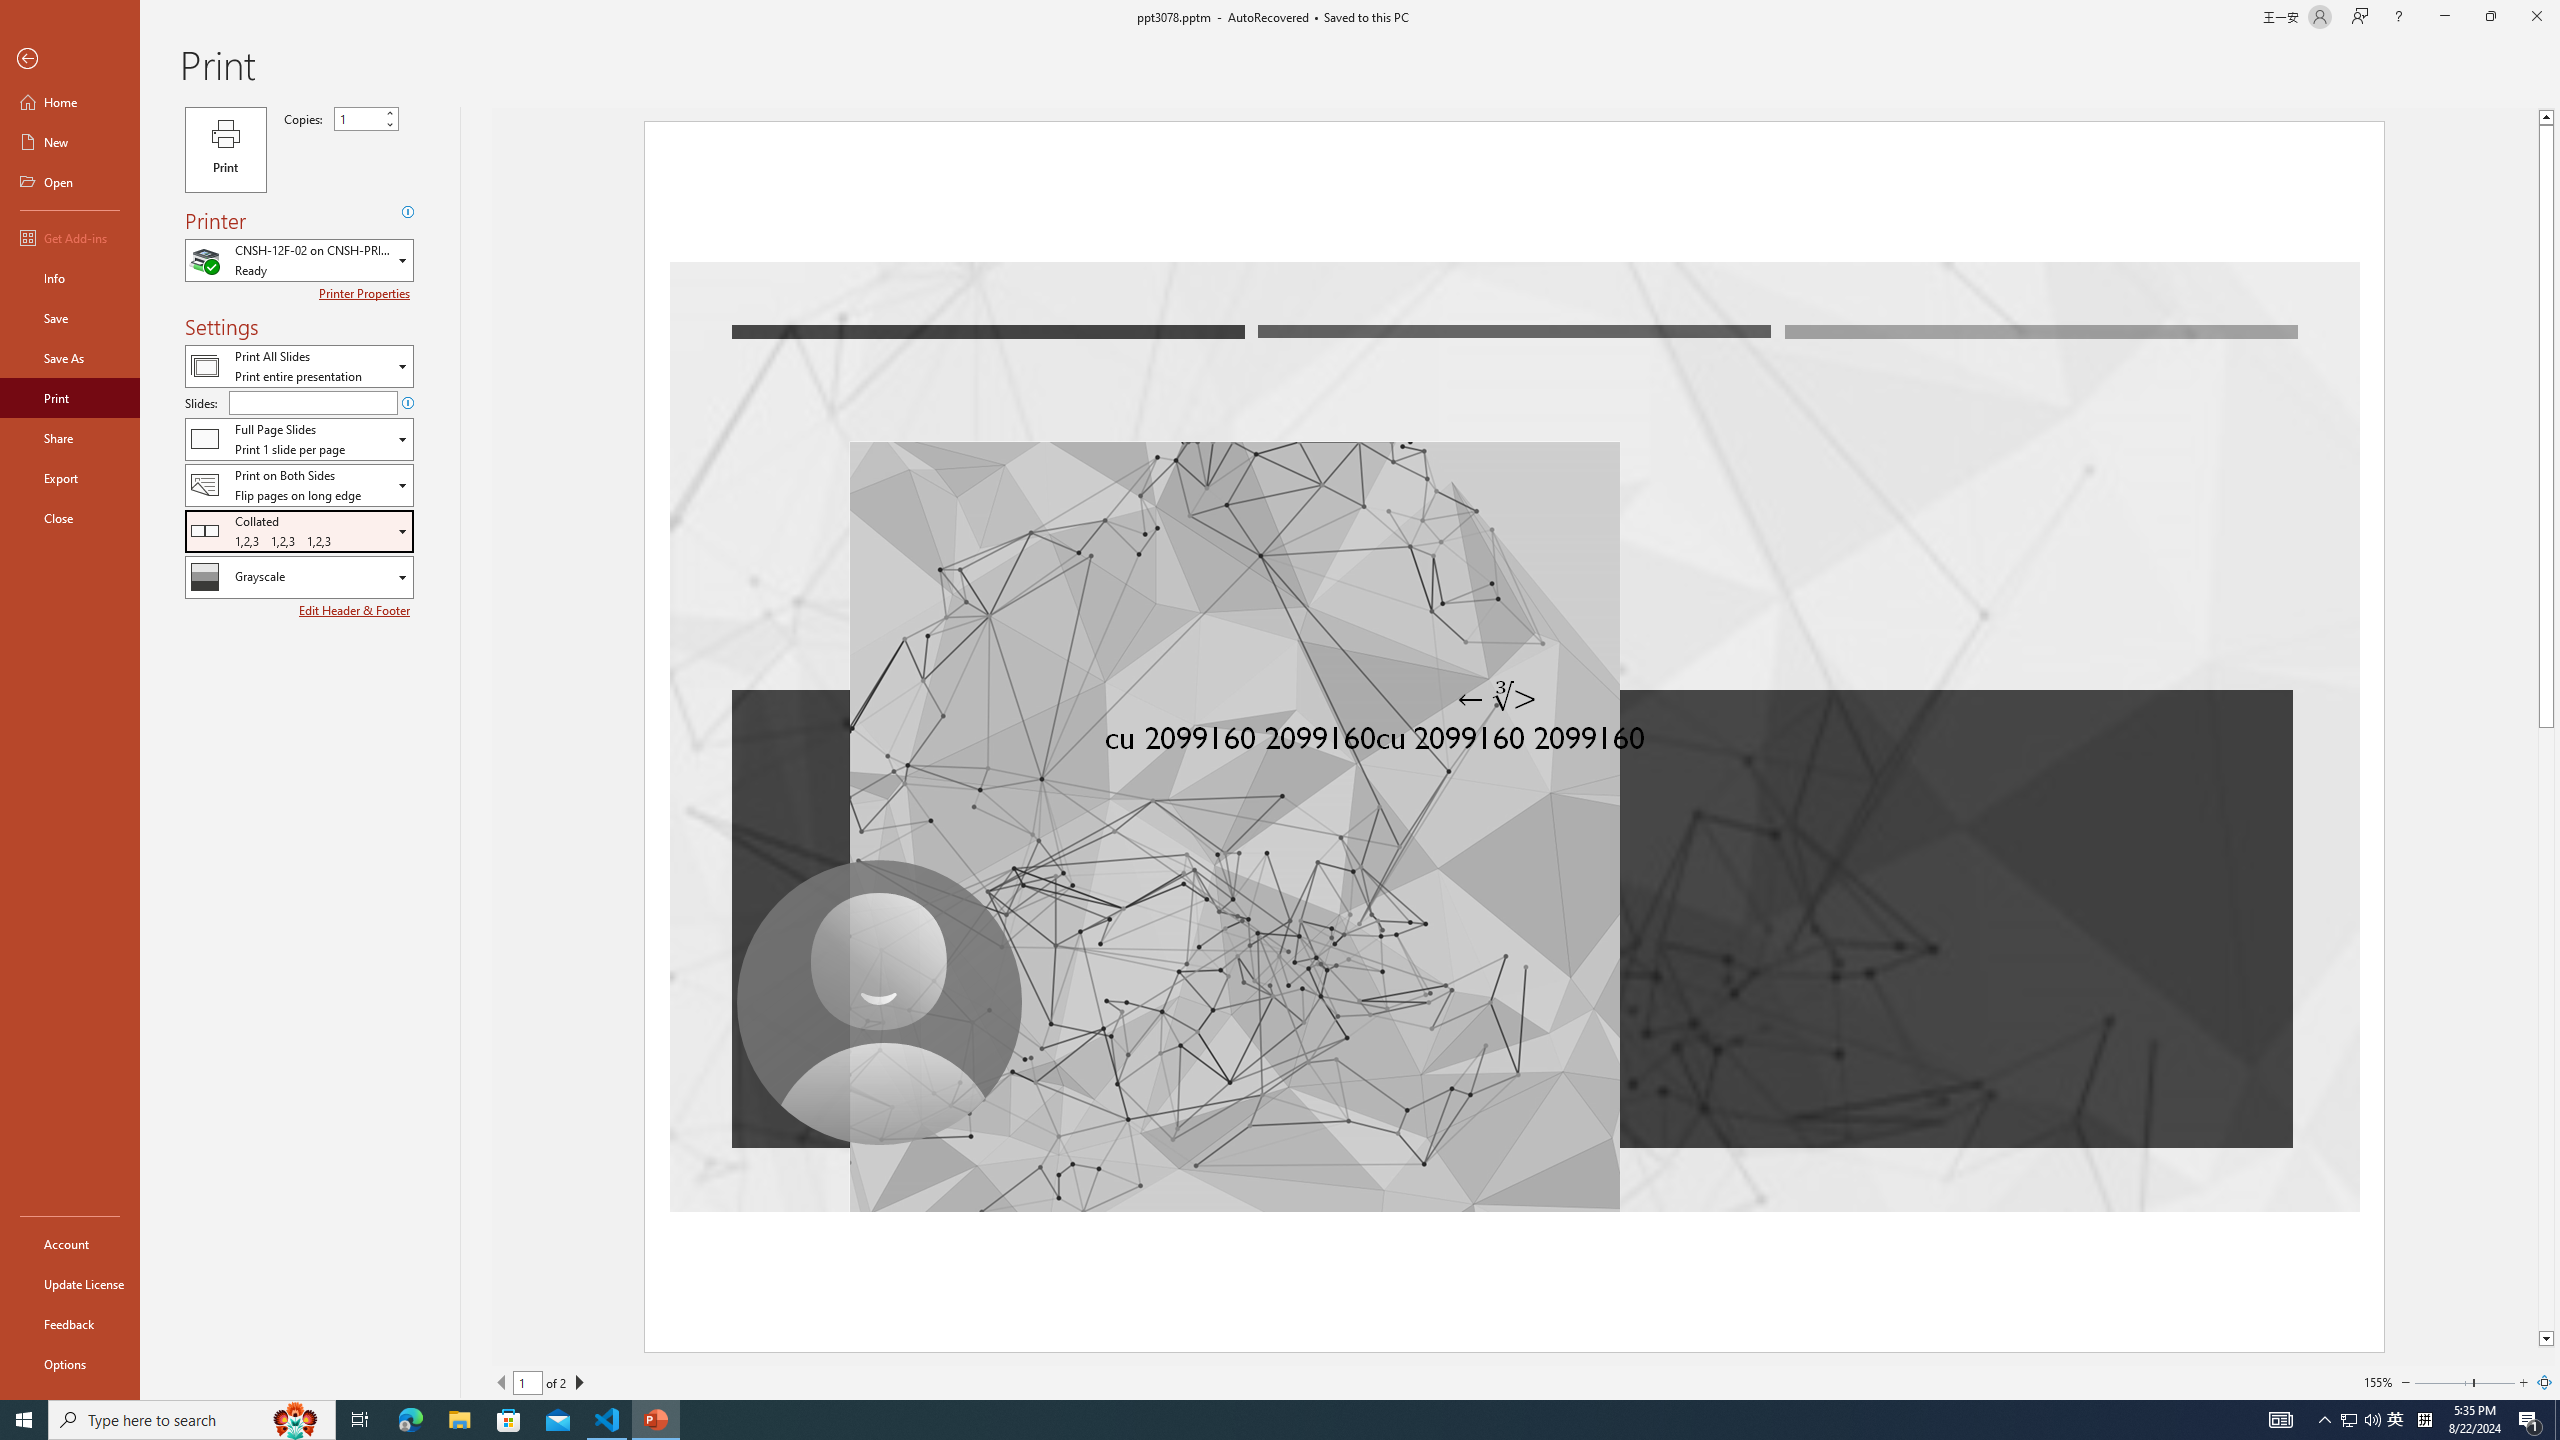 The height and width of the screenshot is (1440, 2560). I want to click on 'Copies', so click(366, 118).